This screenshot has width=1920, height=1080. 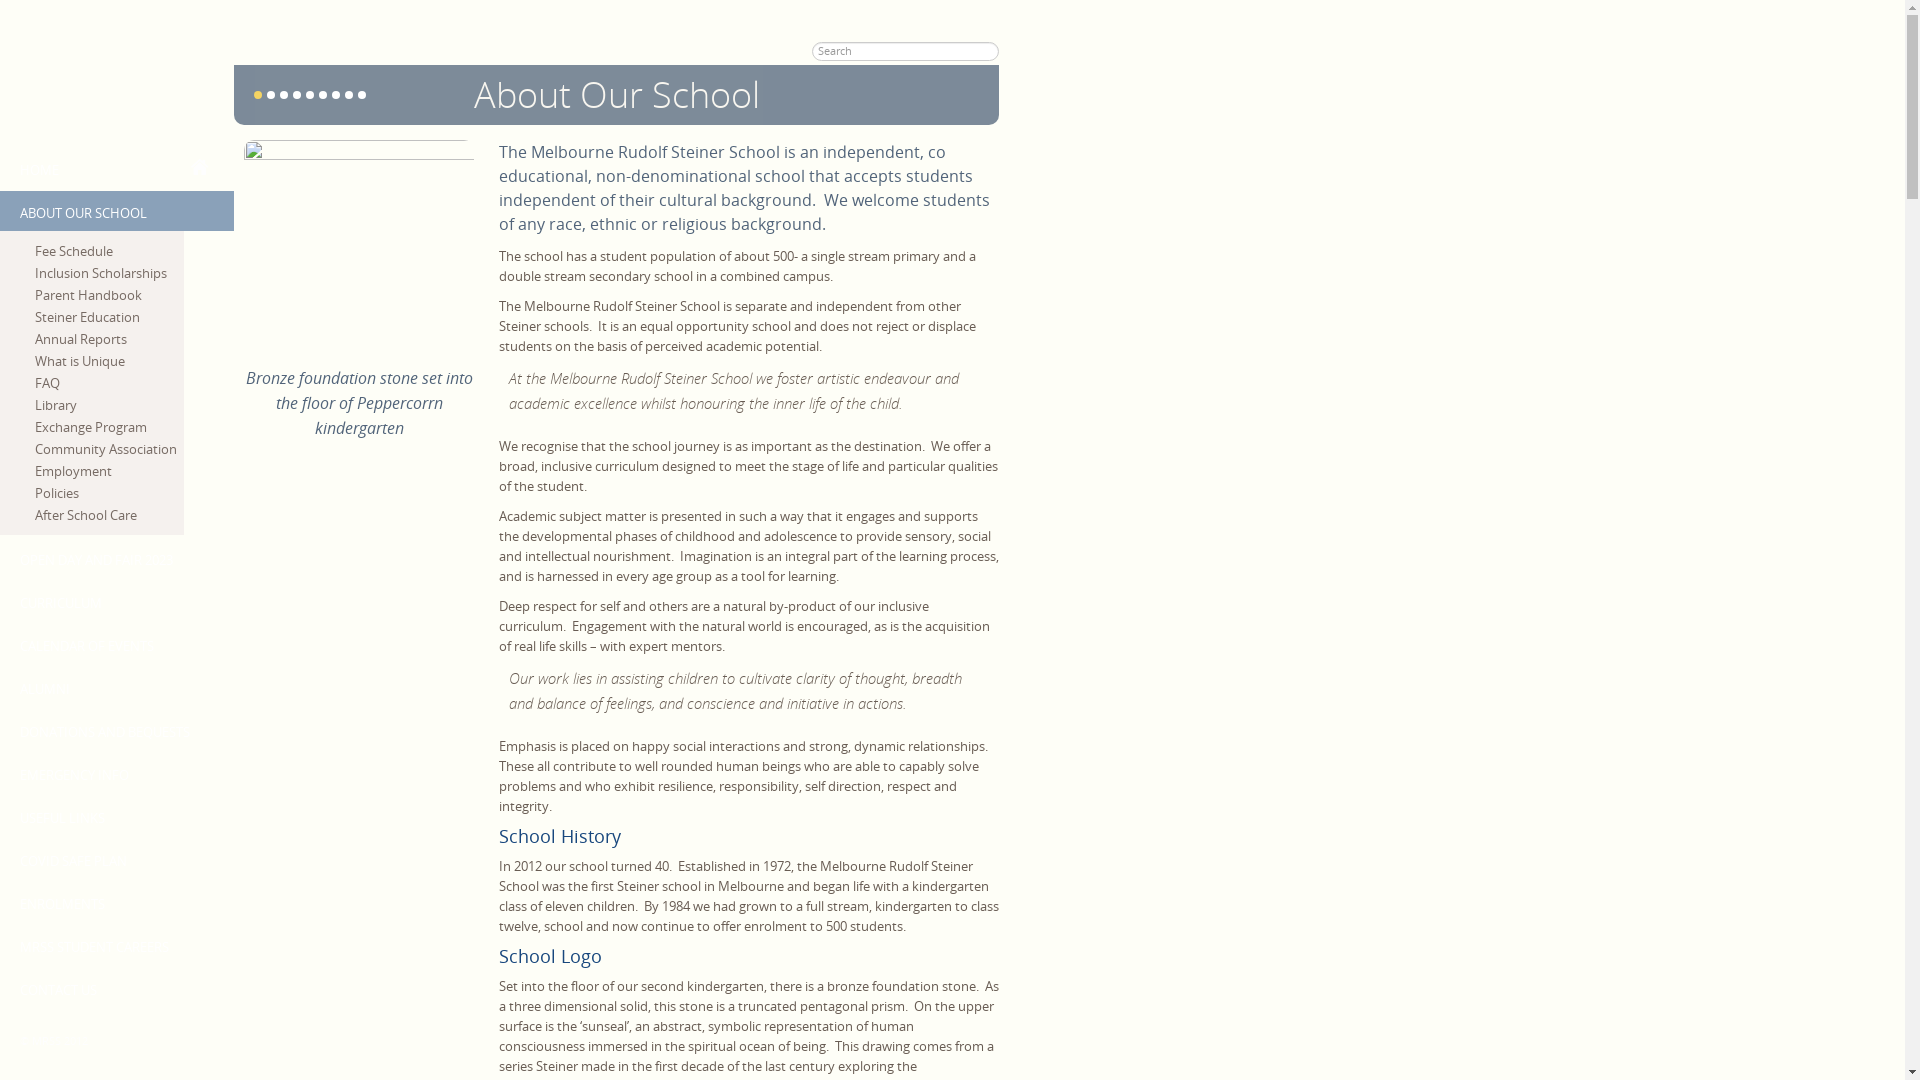 What do you see at coordinates (115, 211) in the screenshot?
I see `'ABOUT OUR SCHOOL'` at bounding box center [115, 211].